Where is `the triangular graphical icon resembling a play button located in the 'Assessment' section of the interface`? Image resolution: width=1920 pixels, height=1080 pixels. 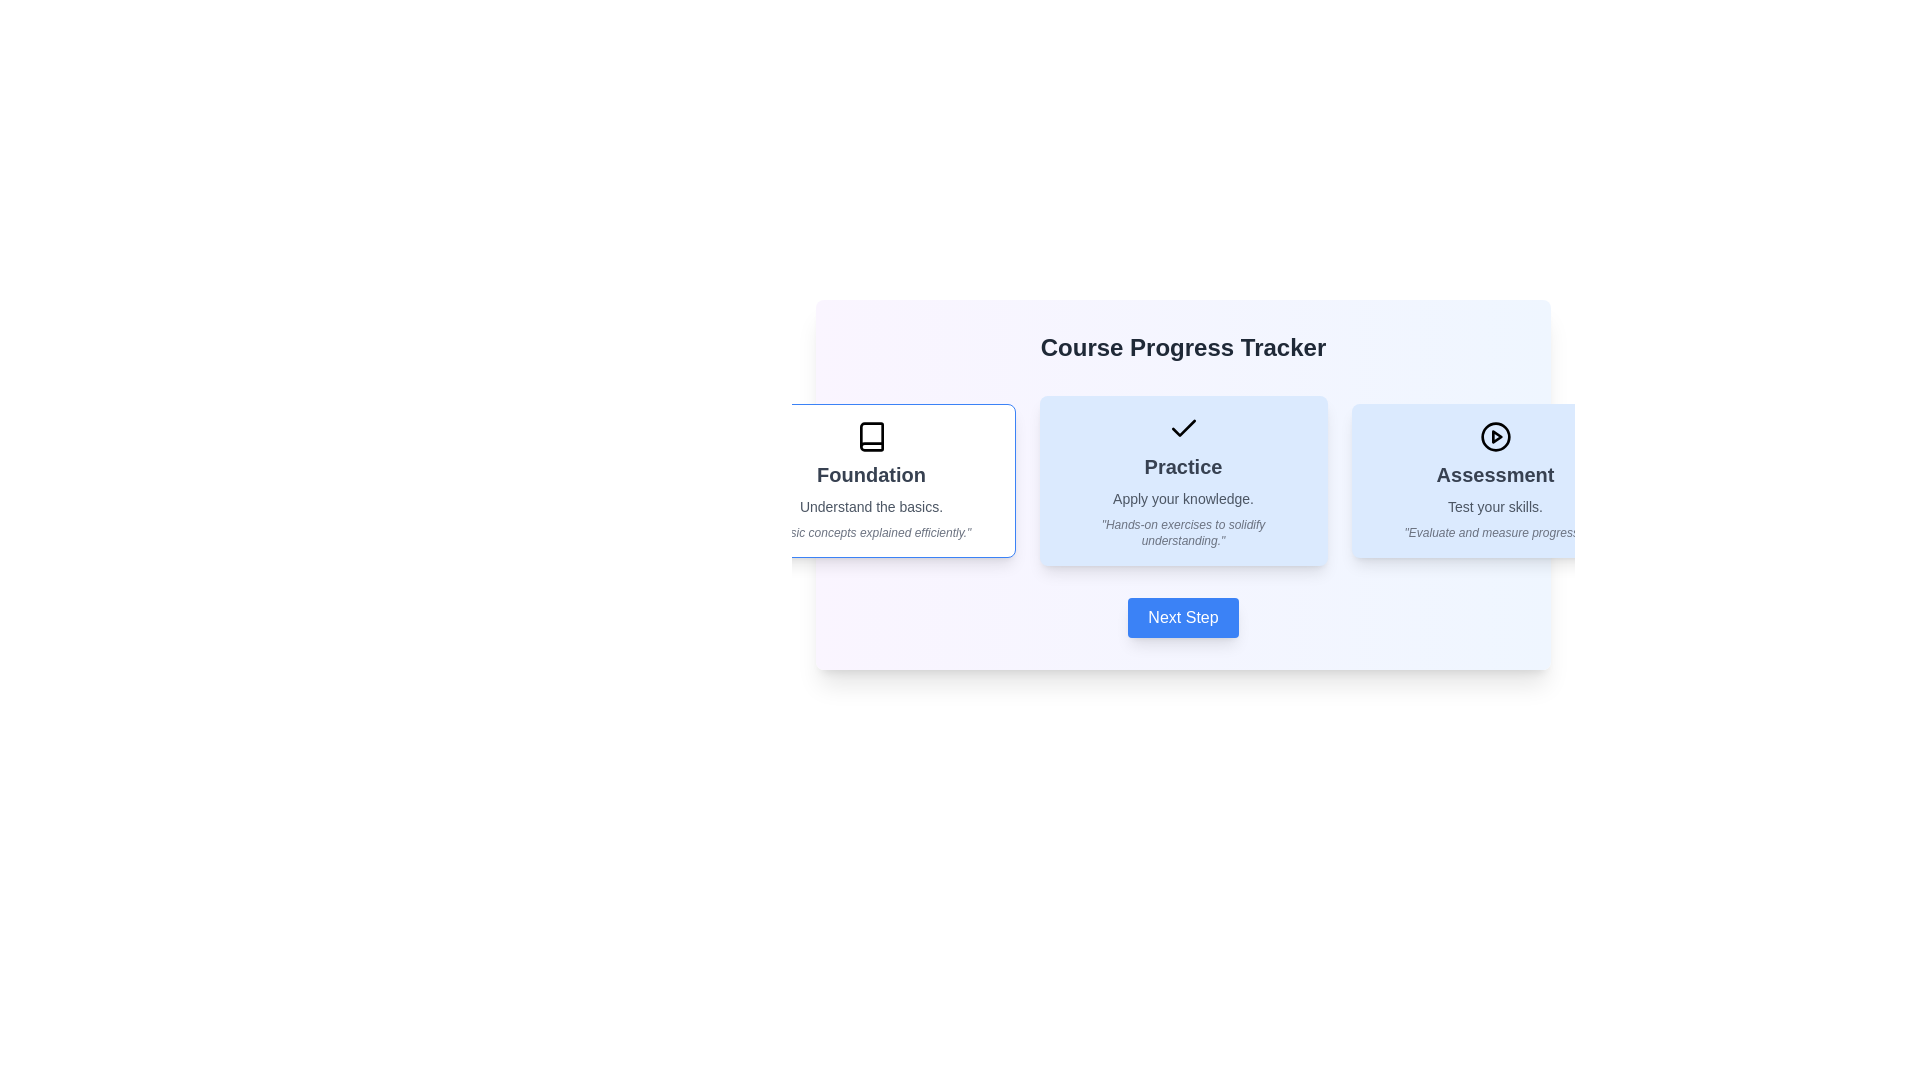
the triangular graphical icon resembling a play button located in the 'Assessment' section of the interface is located at coordinates (1496, 435).